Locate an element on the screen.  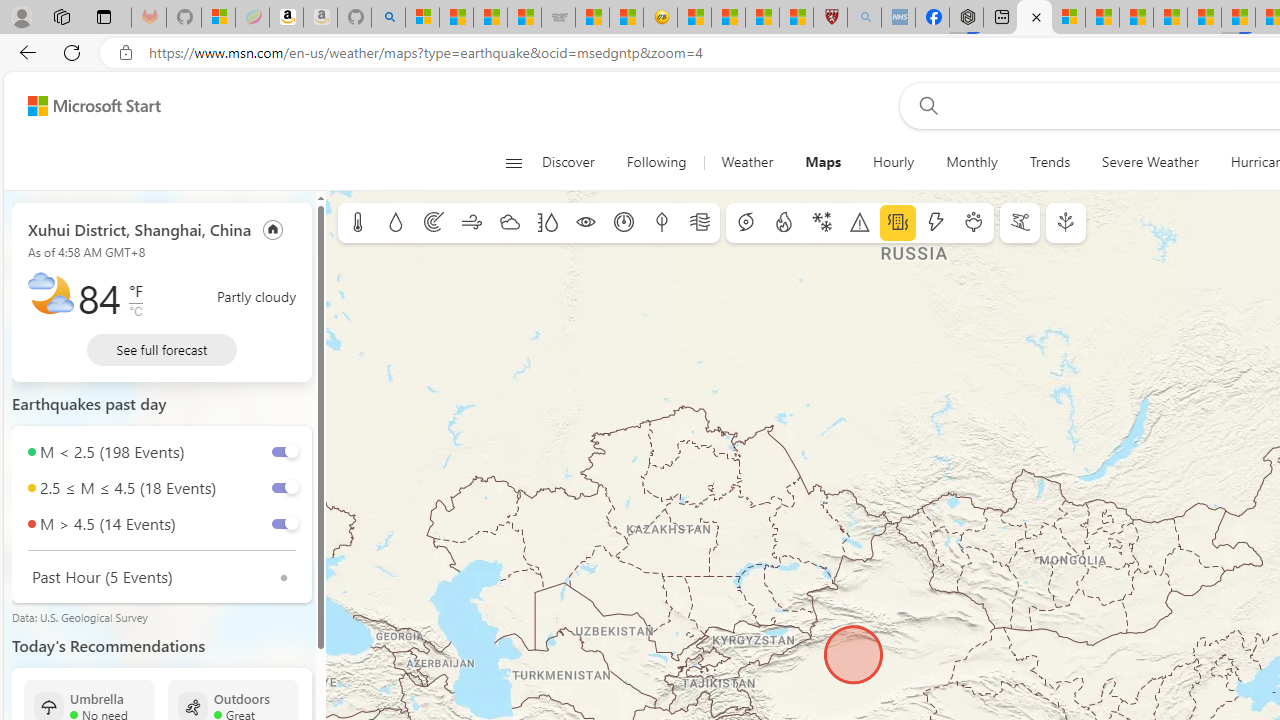
'Clouds' is located at coordinates (509, 223).